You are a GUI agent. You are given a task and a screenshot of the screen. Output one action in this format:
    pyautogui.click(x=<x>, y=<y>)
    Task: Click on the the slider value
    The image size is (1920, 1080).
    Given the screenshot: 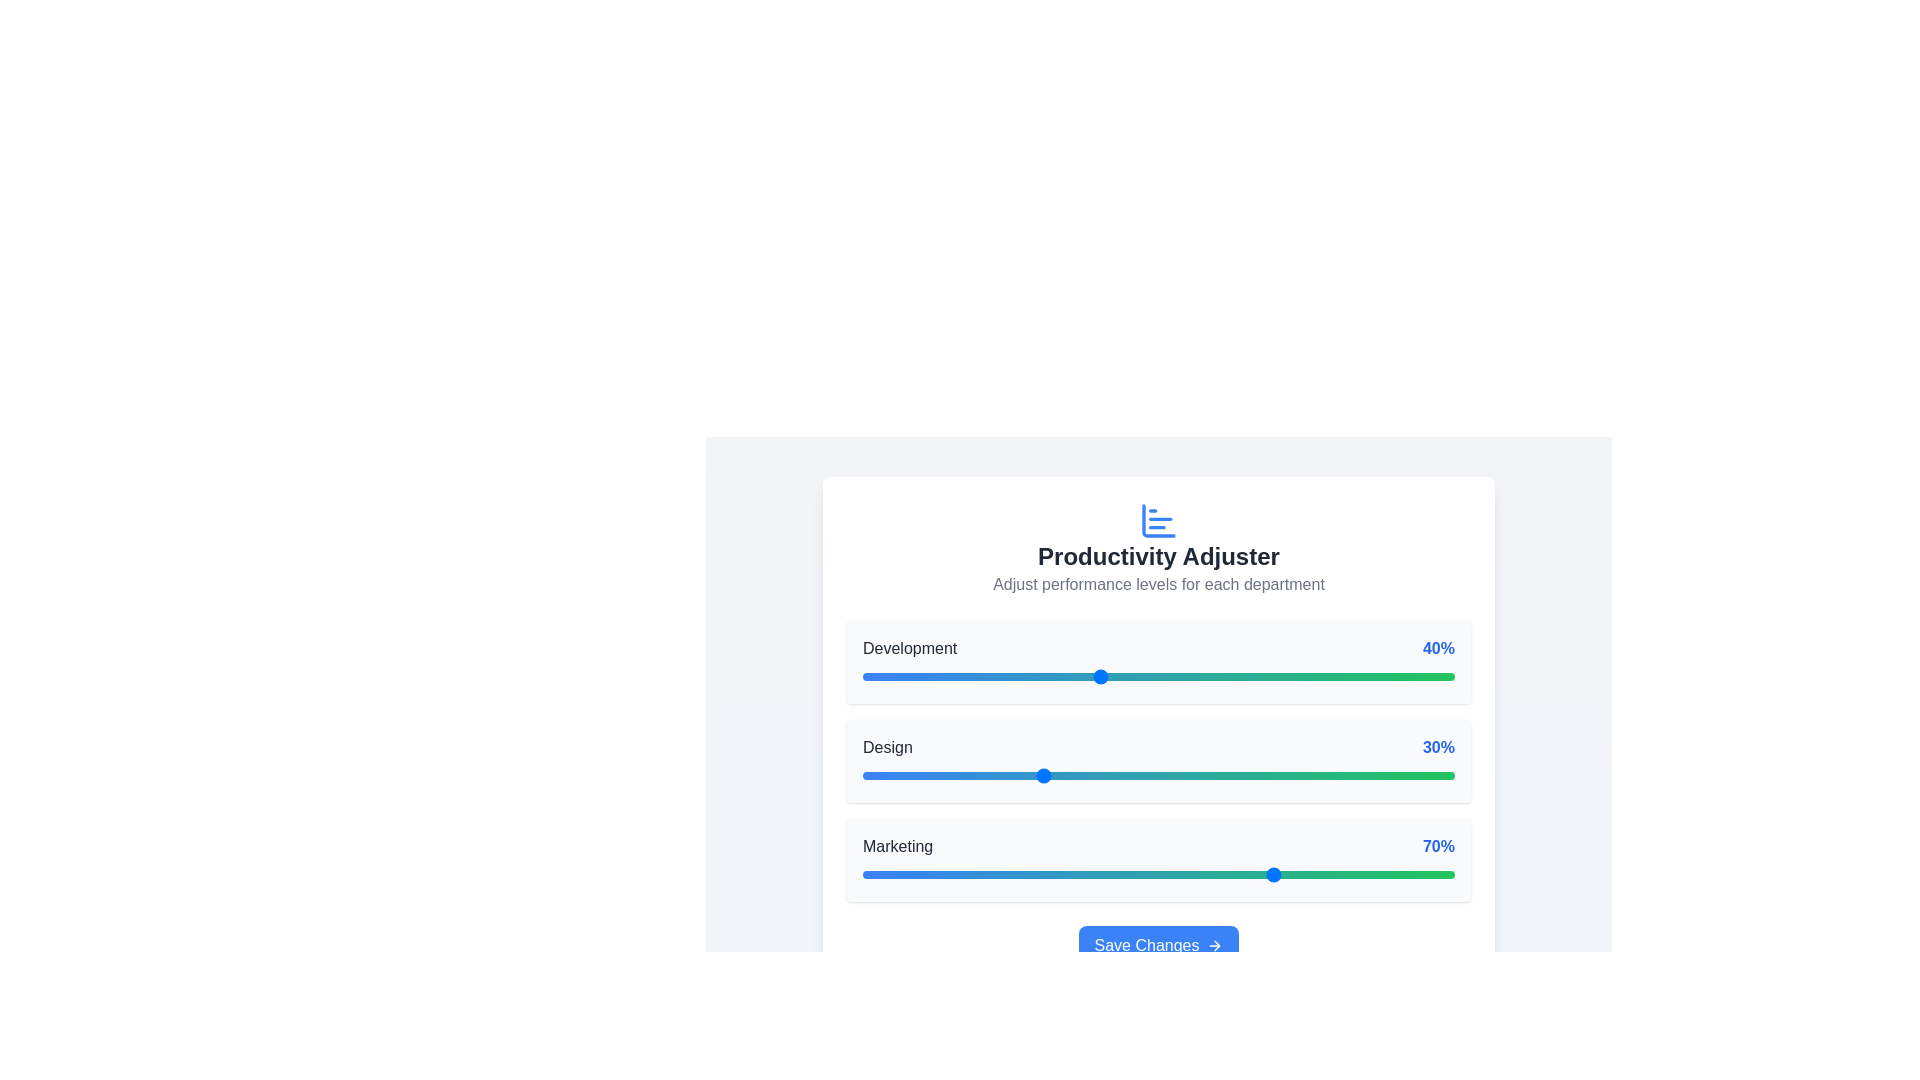 What is the action you would take?
    pyautogui.click(x=1075, y=874)
    